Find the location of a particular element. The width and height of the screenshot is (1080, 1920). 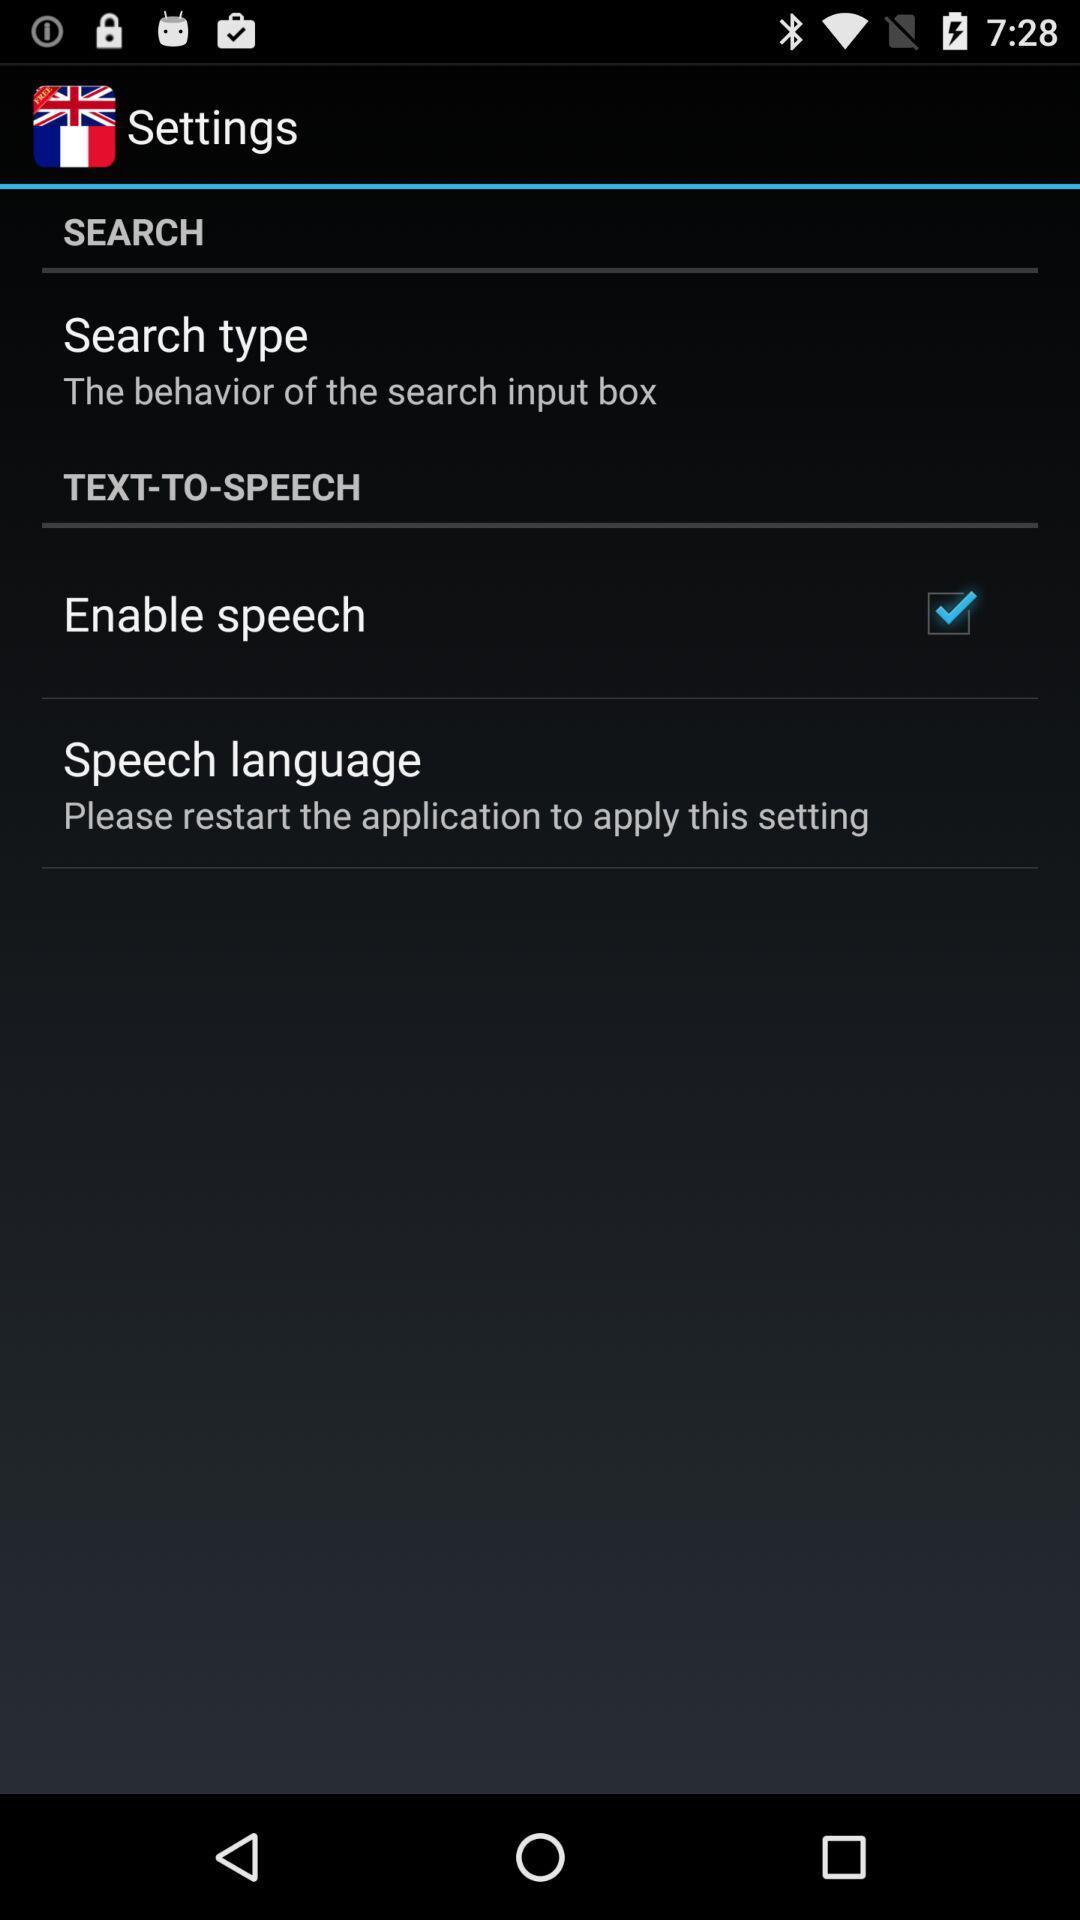

item below the text-to-speech is located at coordinates (947, 612).